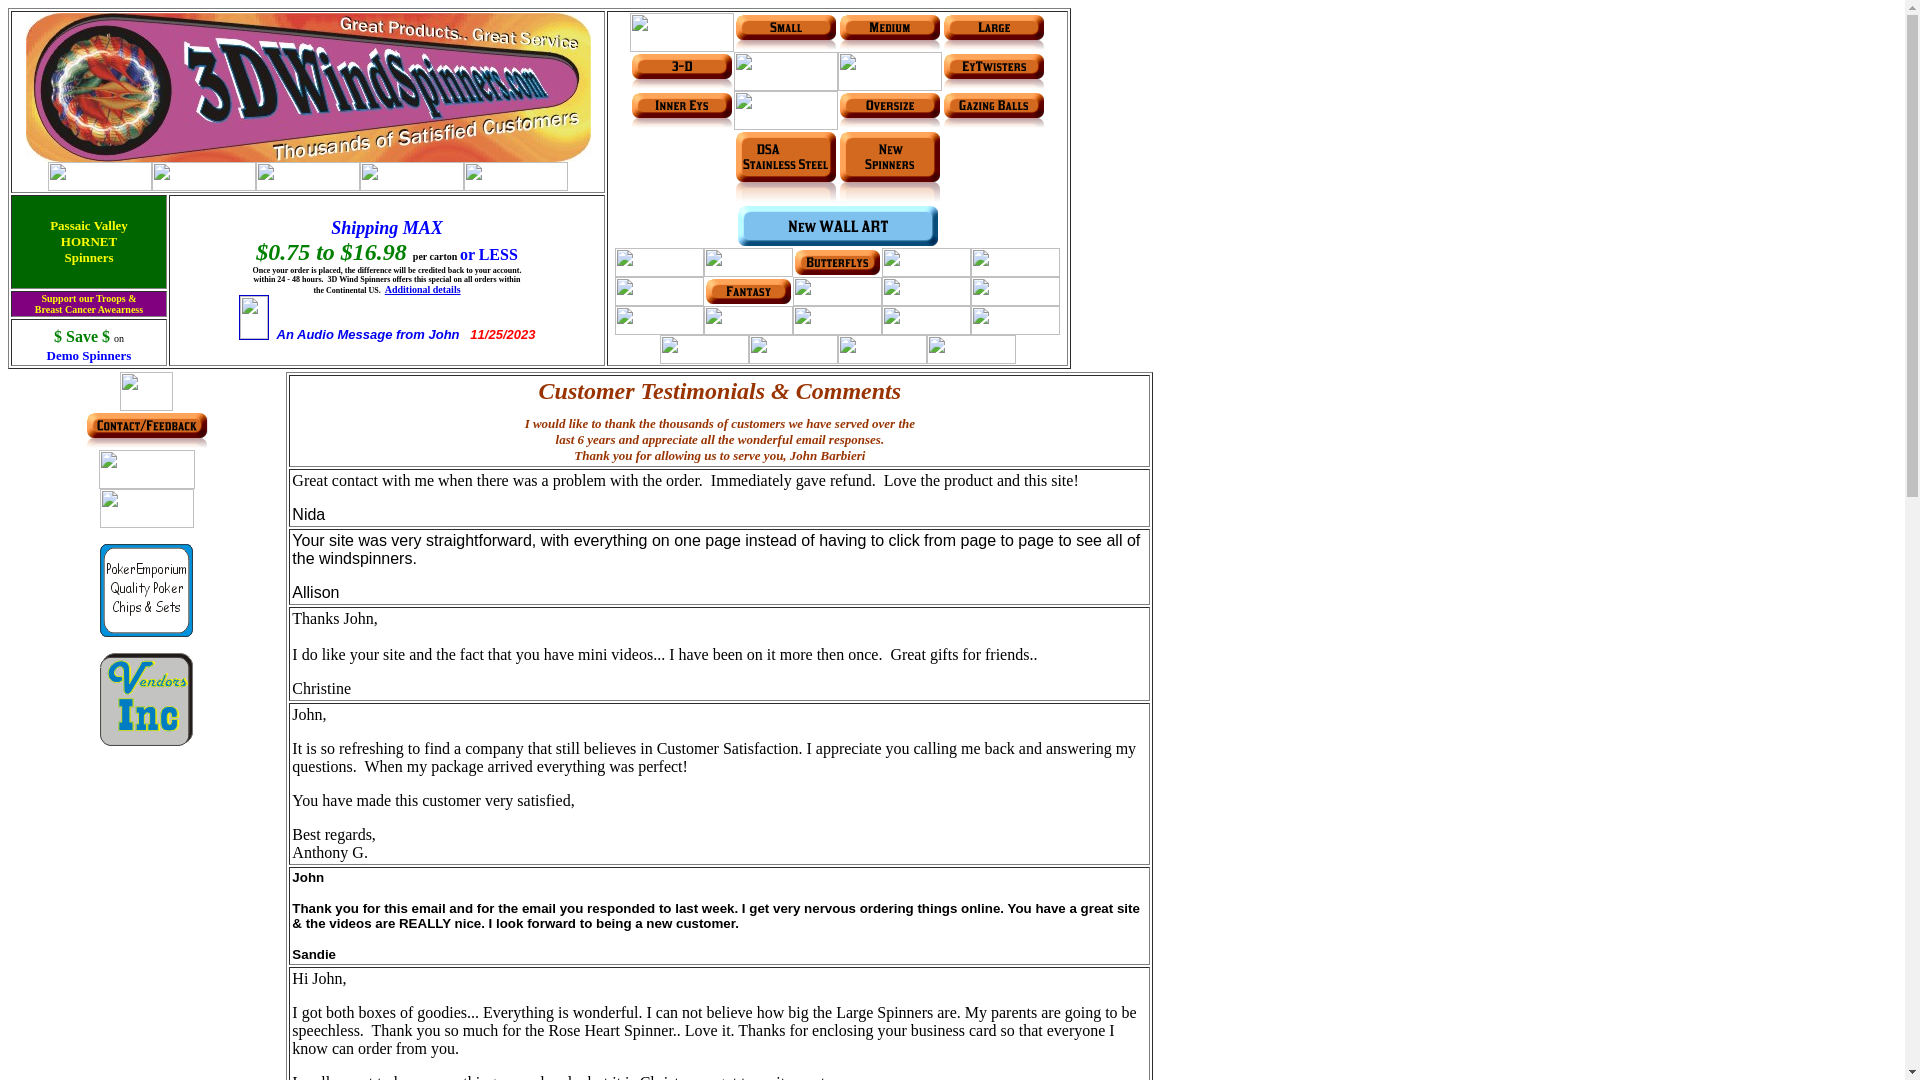  I want to click on 'An Audio Message from John', so click(368, 333).